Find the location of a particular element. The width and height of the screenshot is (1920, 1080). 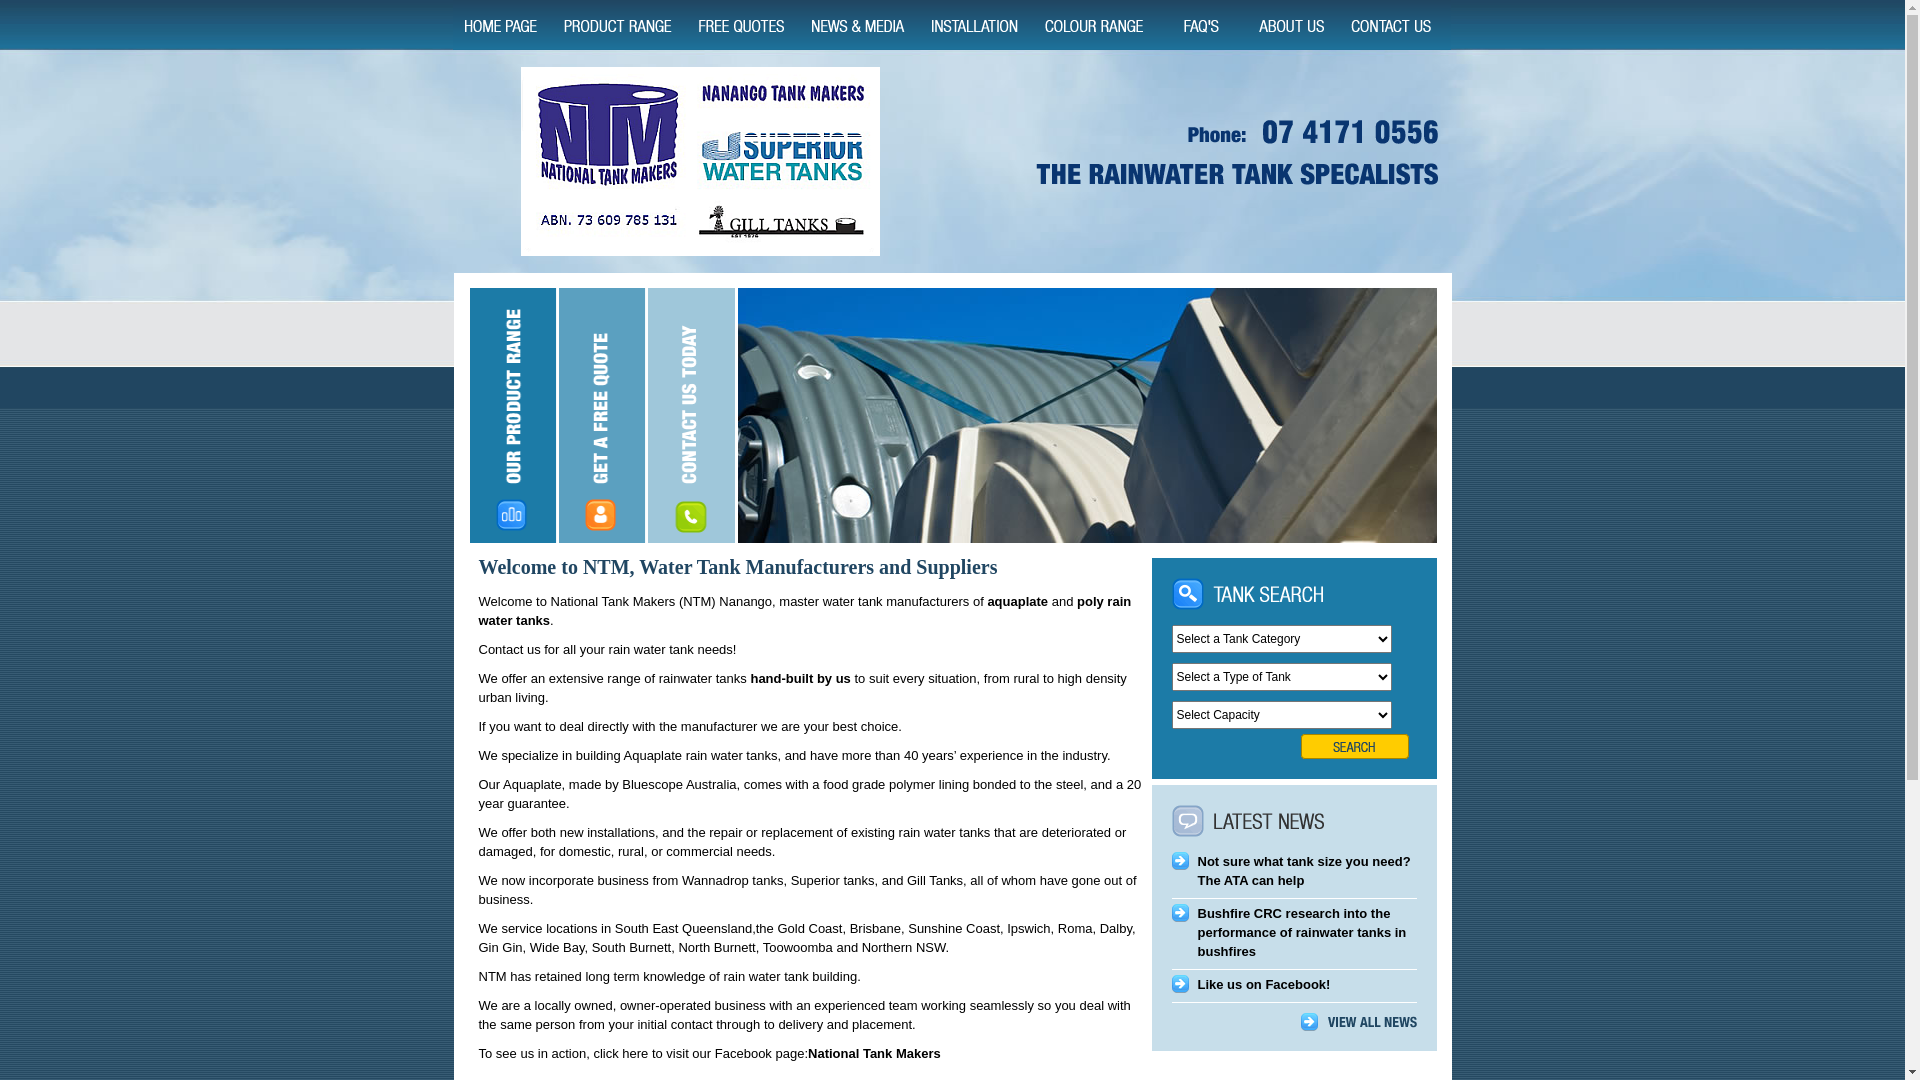

'Nanango Tank Makers' is located at coordinates (1243, 154).